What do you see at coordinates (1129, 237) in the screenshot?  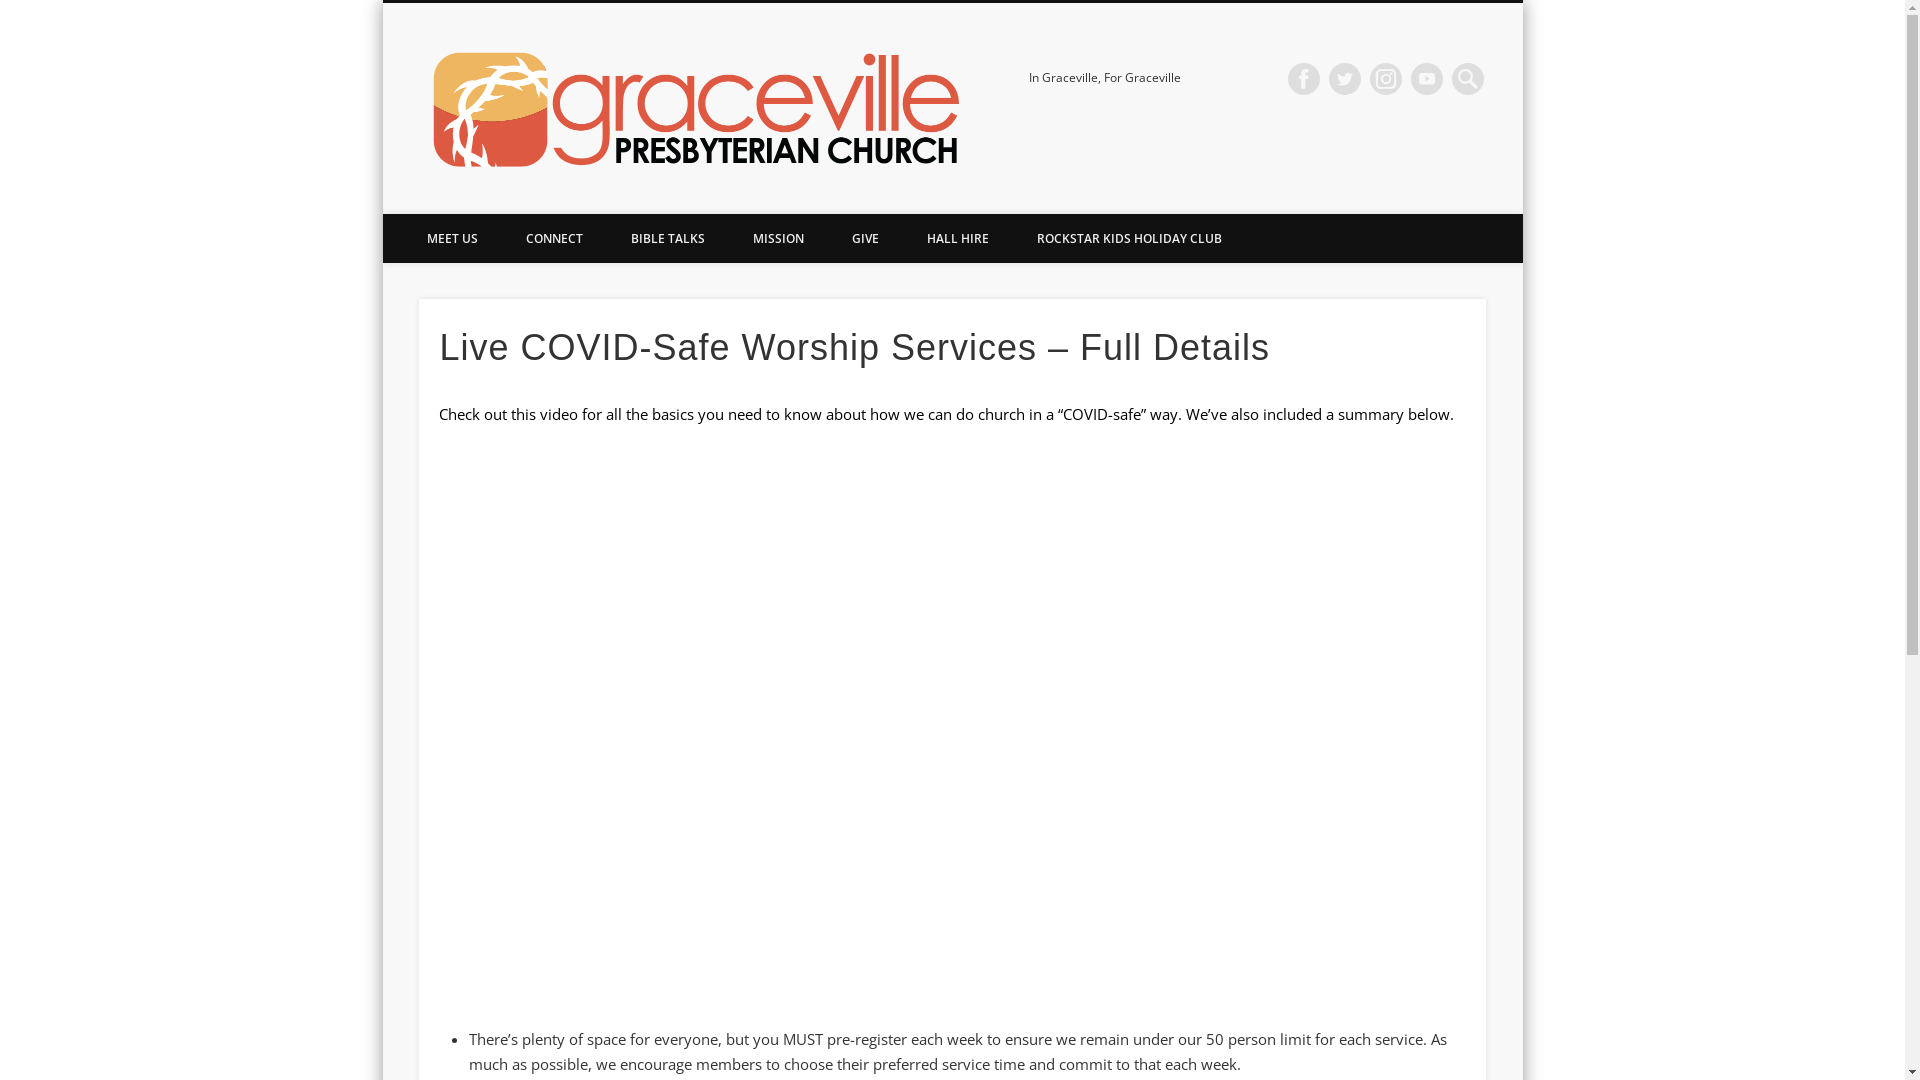 I see `'ROCKSTAR KIDS HOLIDAY CLUB '` at bounding box center [1129, 237].